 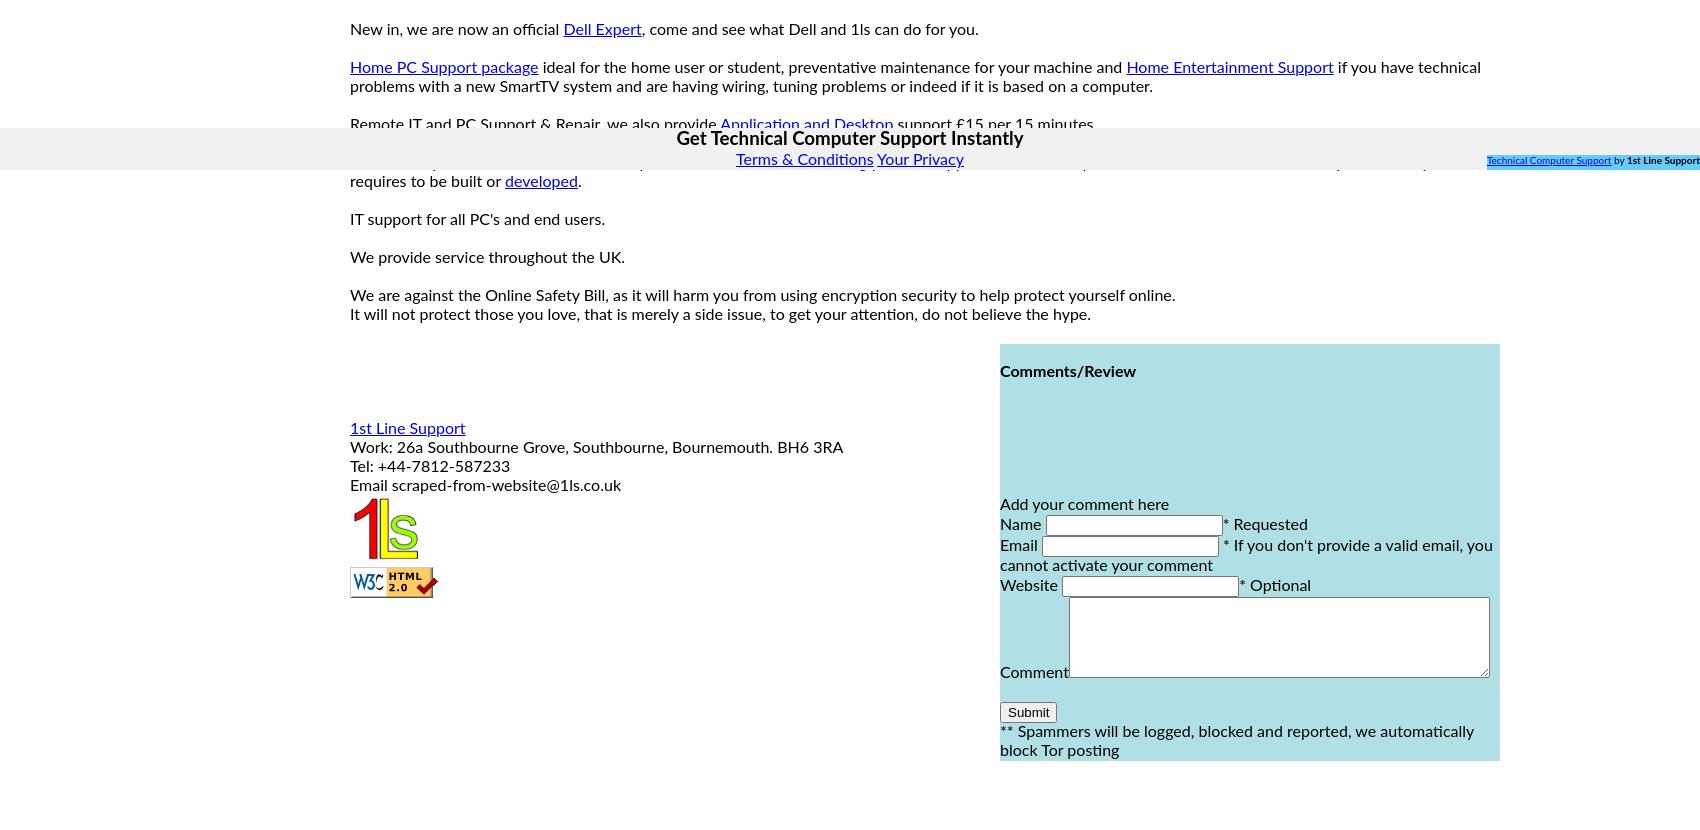 I want to click on '* Optional', so click(x=1275, y=585).